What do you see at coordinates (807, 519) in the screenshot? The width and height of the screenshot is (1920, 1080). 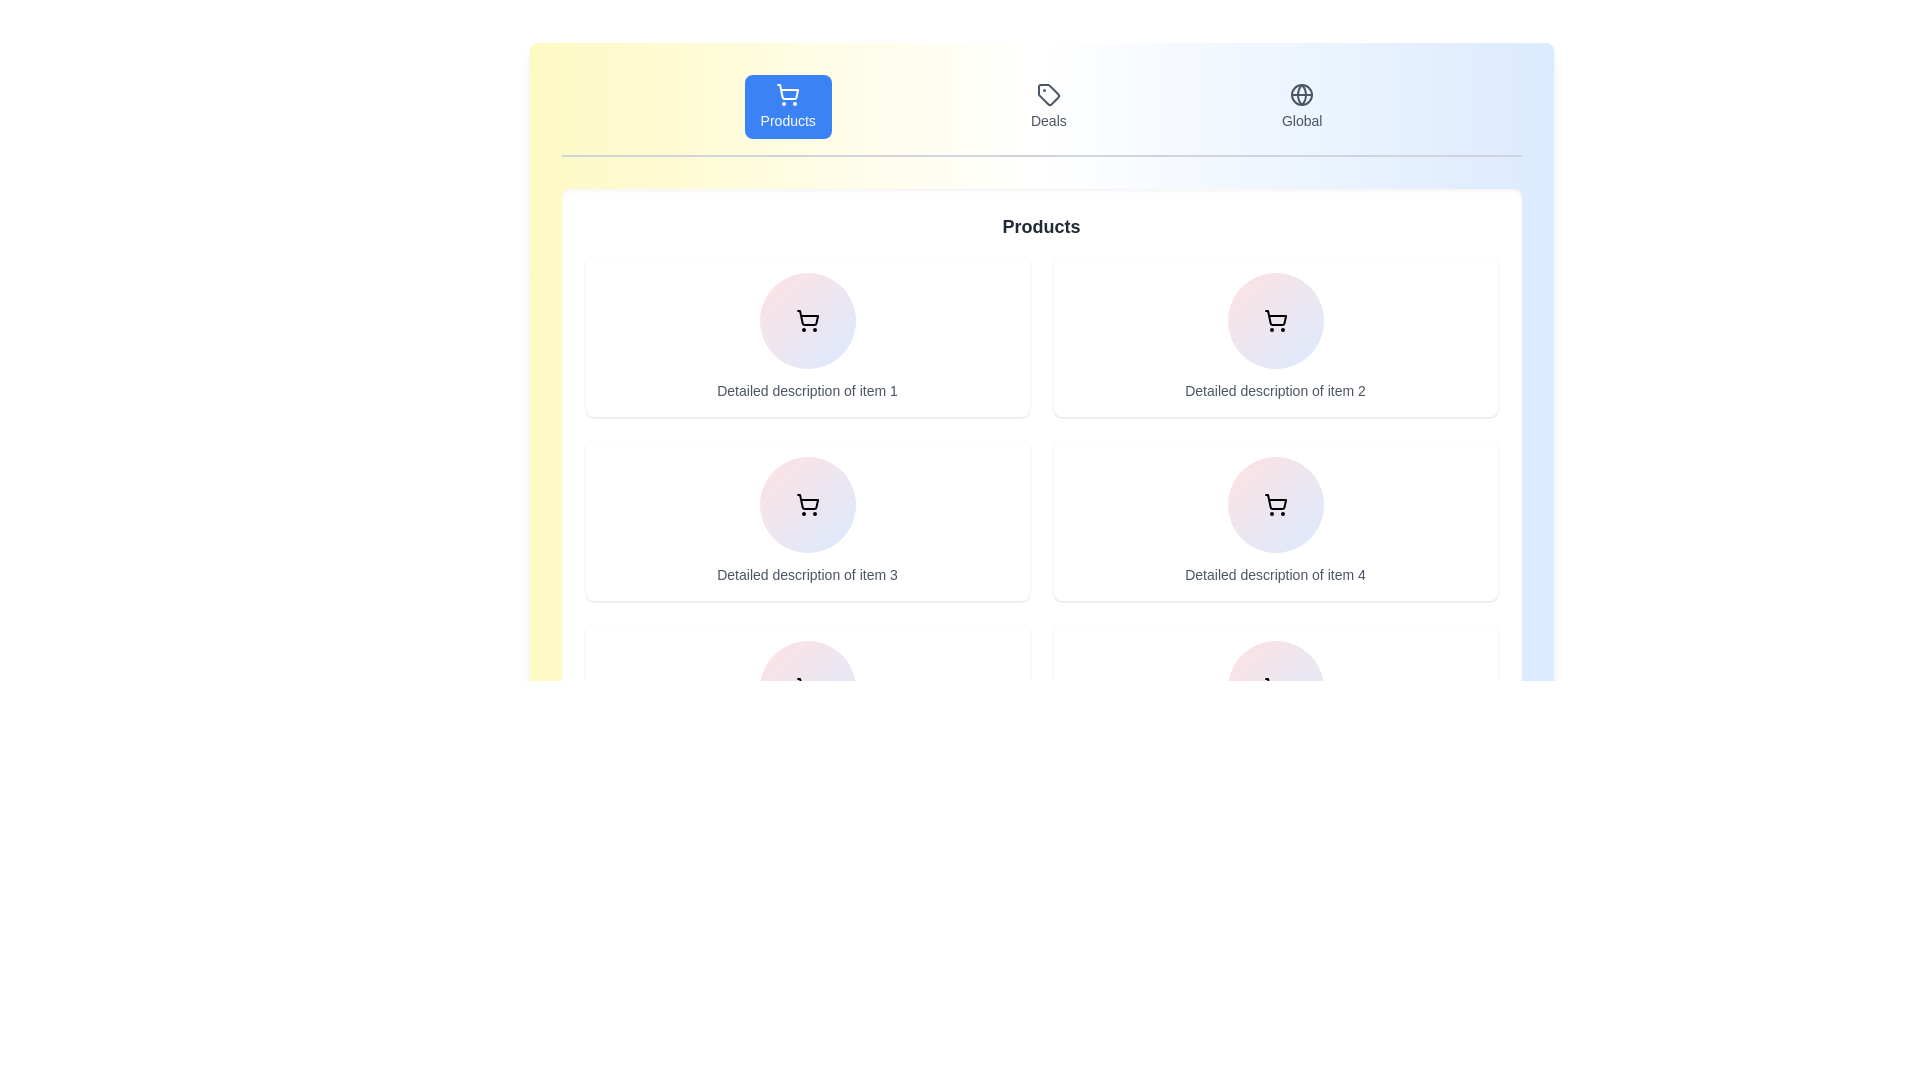 I see `the item with the description 'Detailed description of item 3' to view its details` at bounding box center [807, 519].